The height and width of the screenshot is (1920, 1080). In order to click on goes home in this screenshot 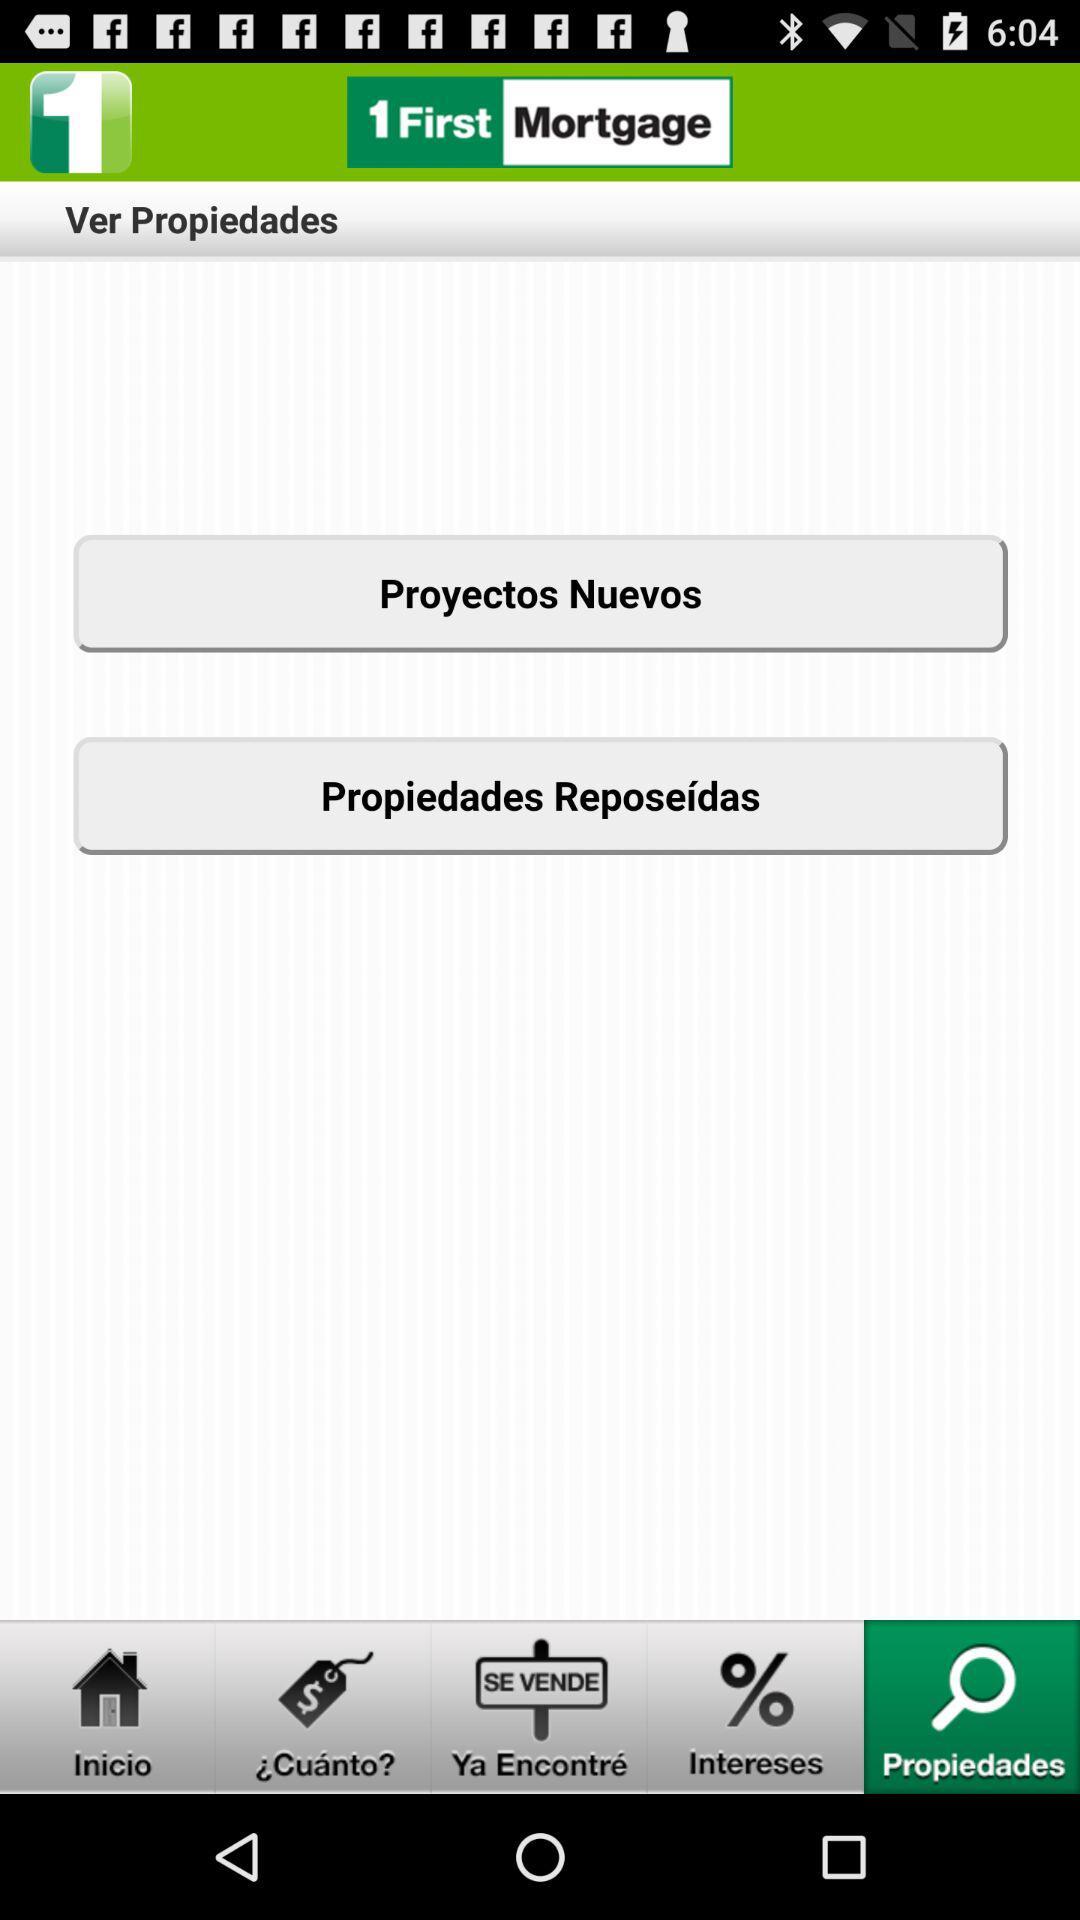, I will do `click(108, 1706)`.